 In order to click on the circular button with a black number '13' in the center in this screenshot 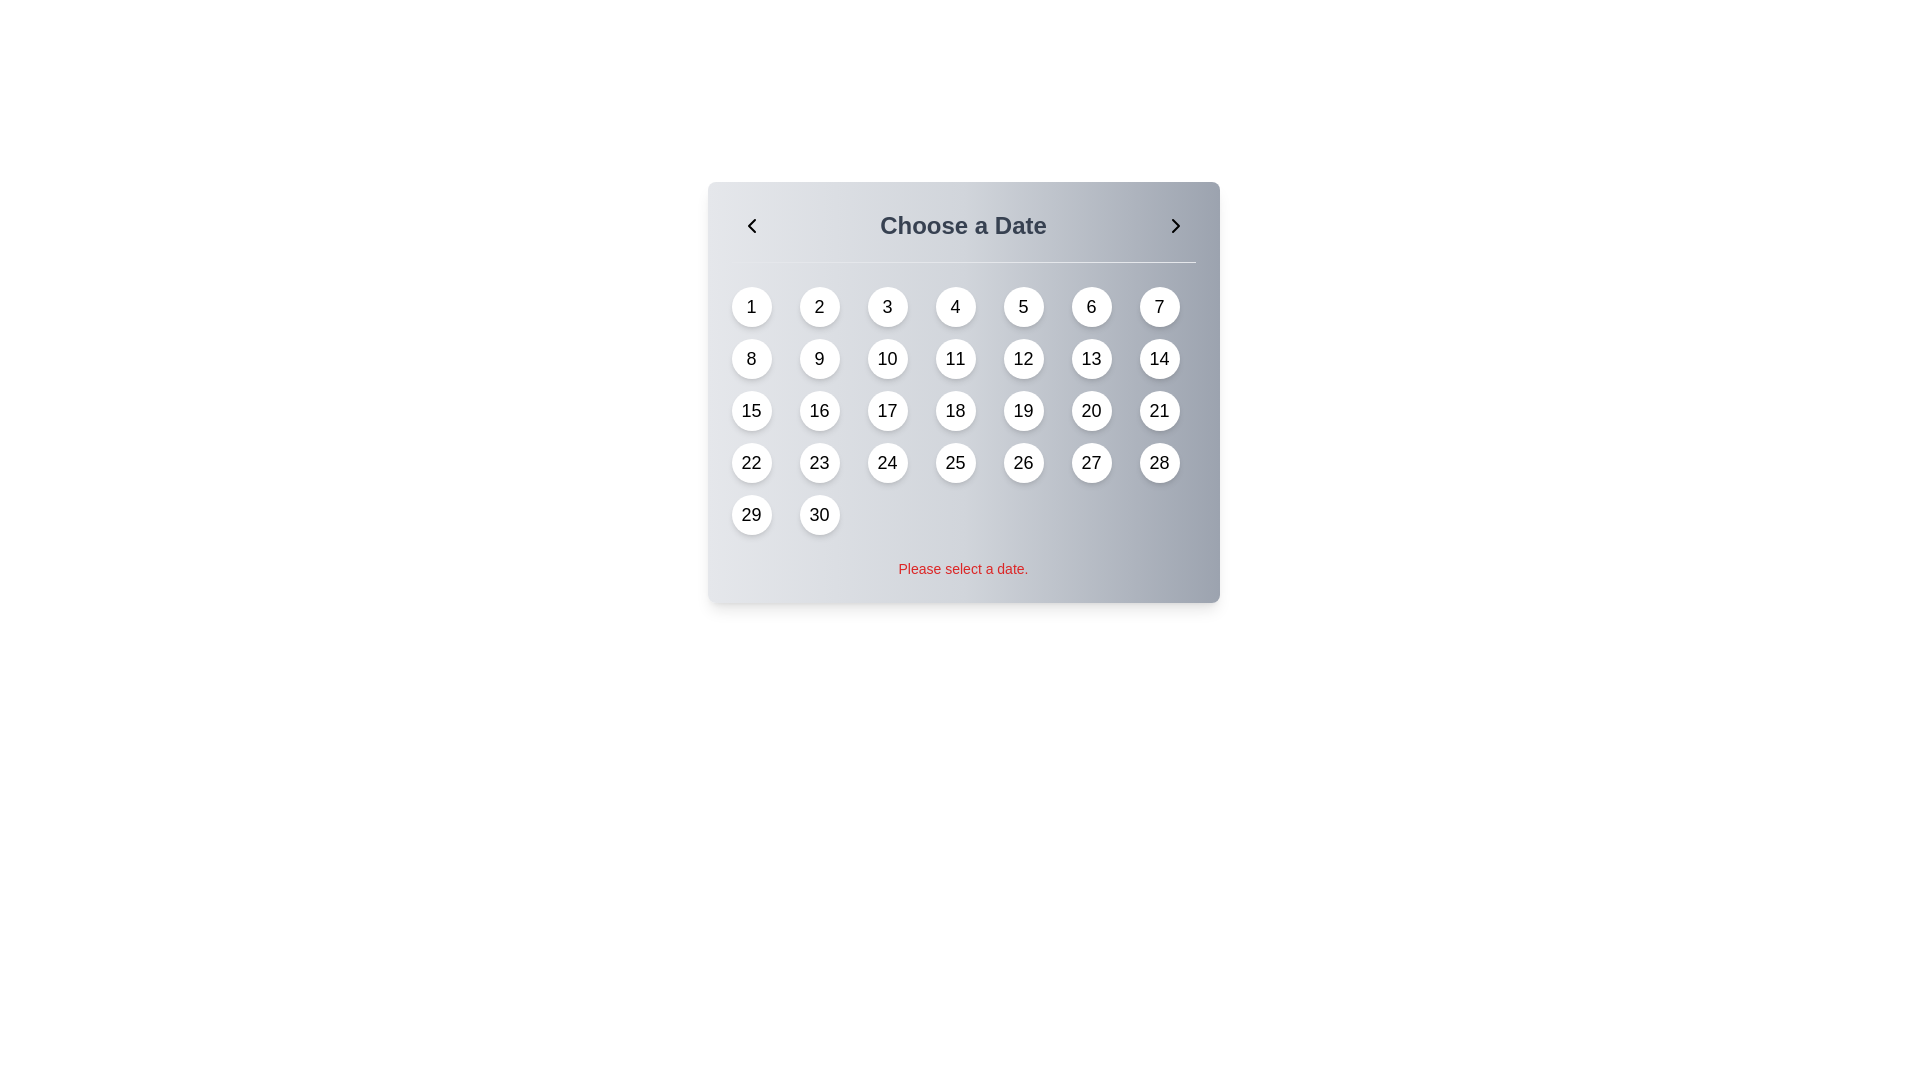, I will do `click(1090, 357)`.